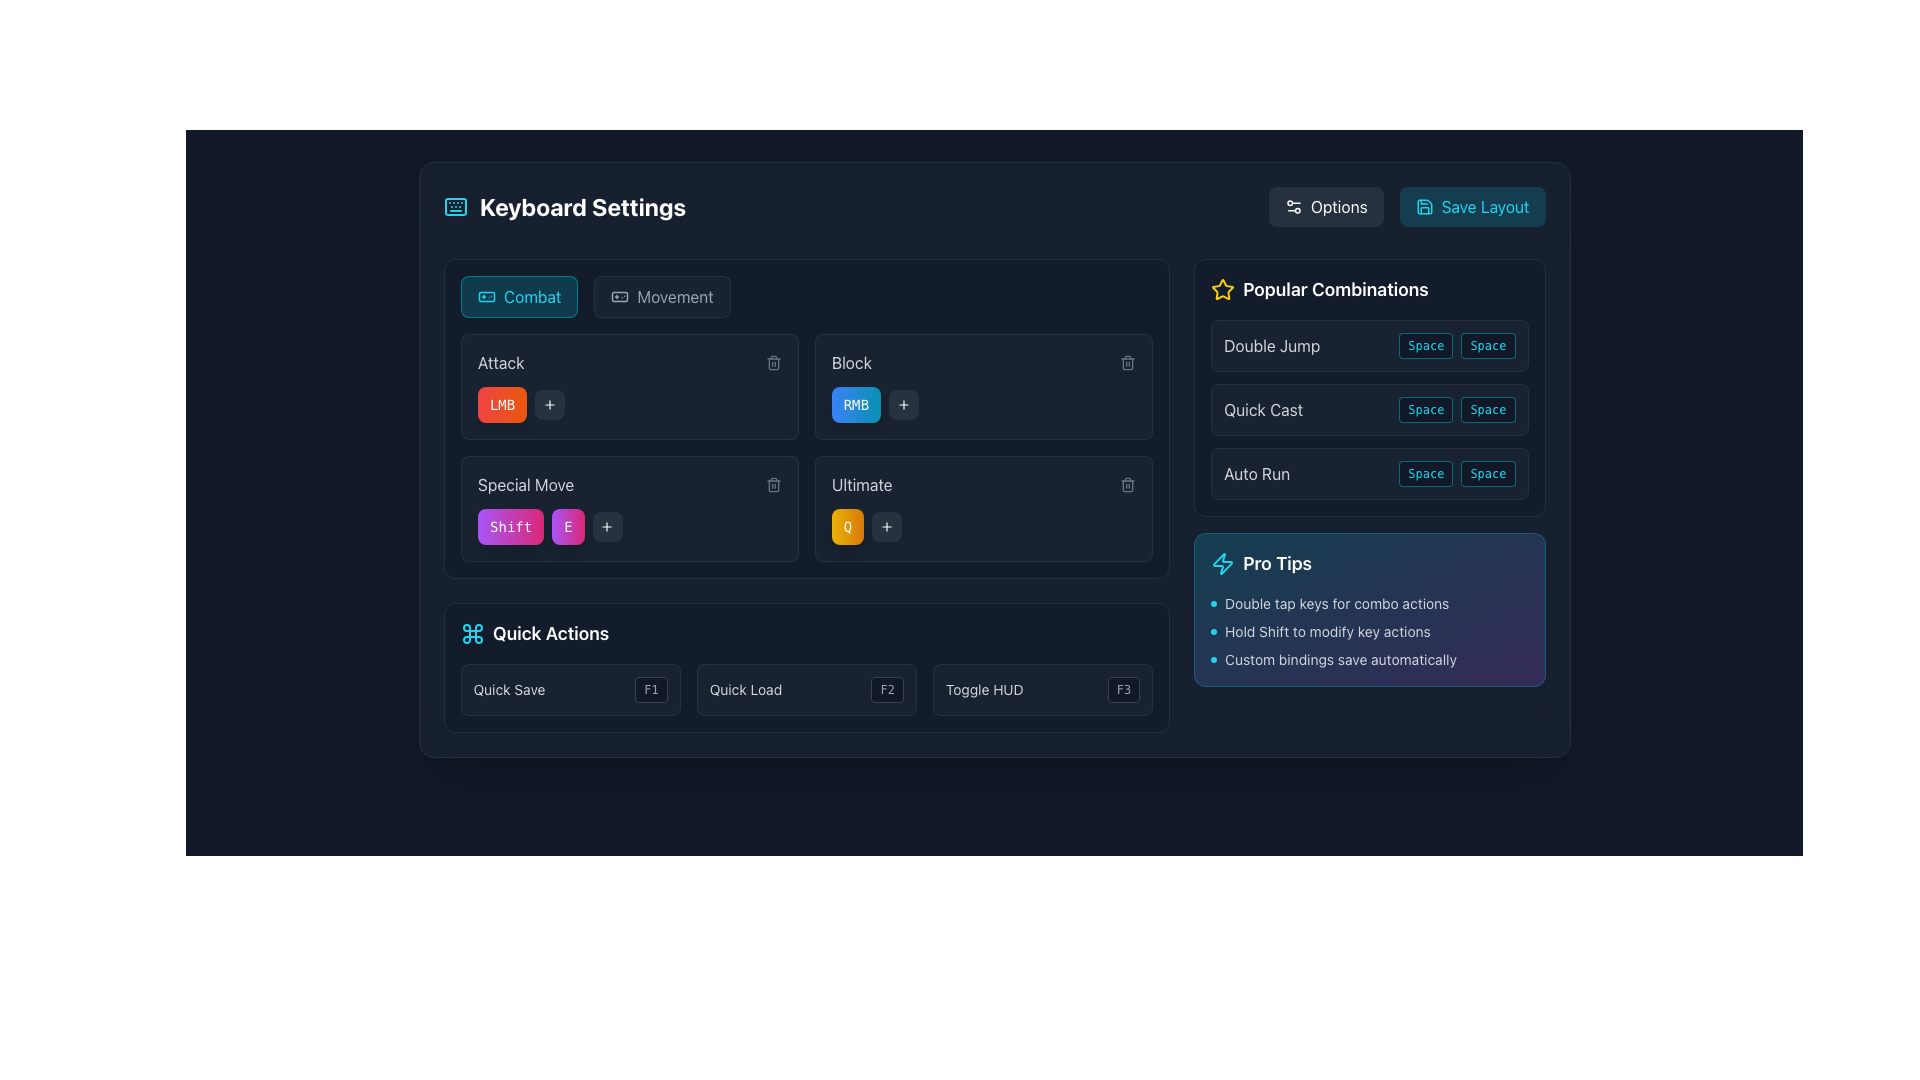  Describe the element at coordinates (1425, 345) in the screenshot. I see `the first 'Space' button-like label used for user customization in the keyboard settings located under 'Popular Combinations' in the 'Double Jump' row` at that location.